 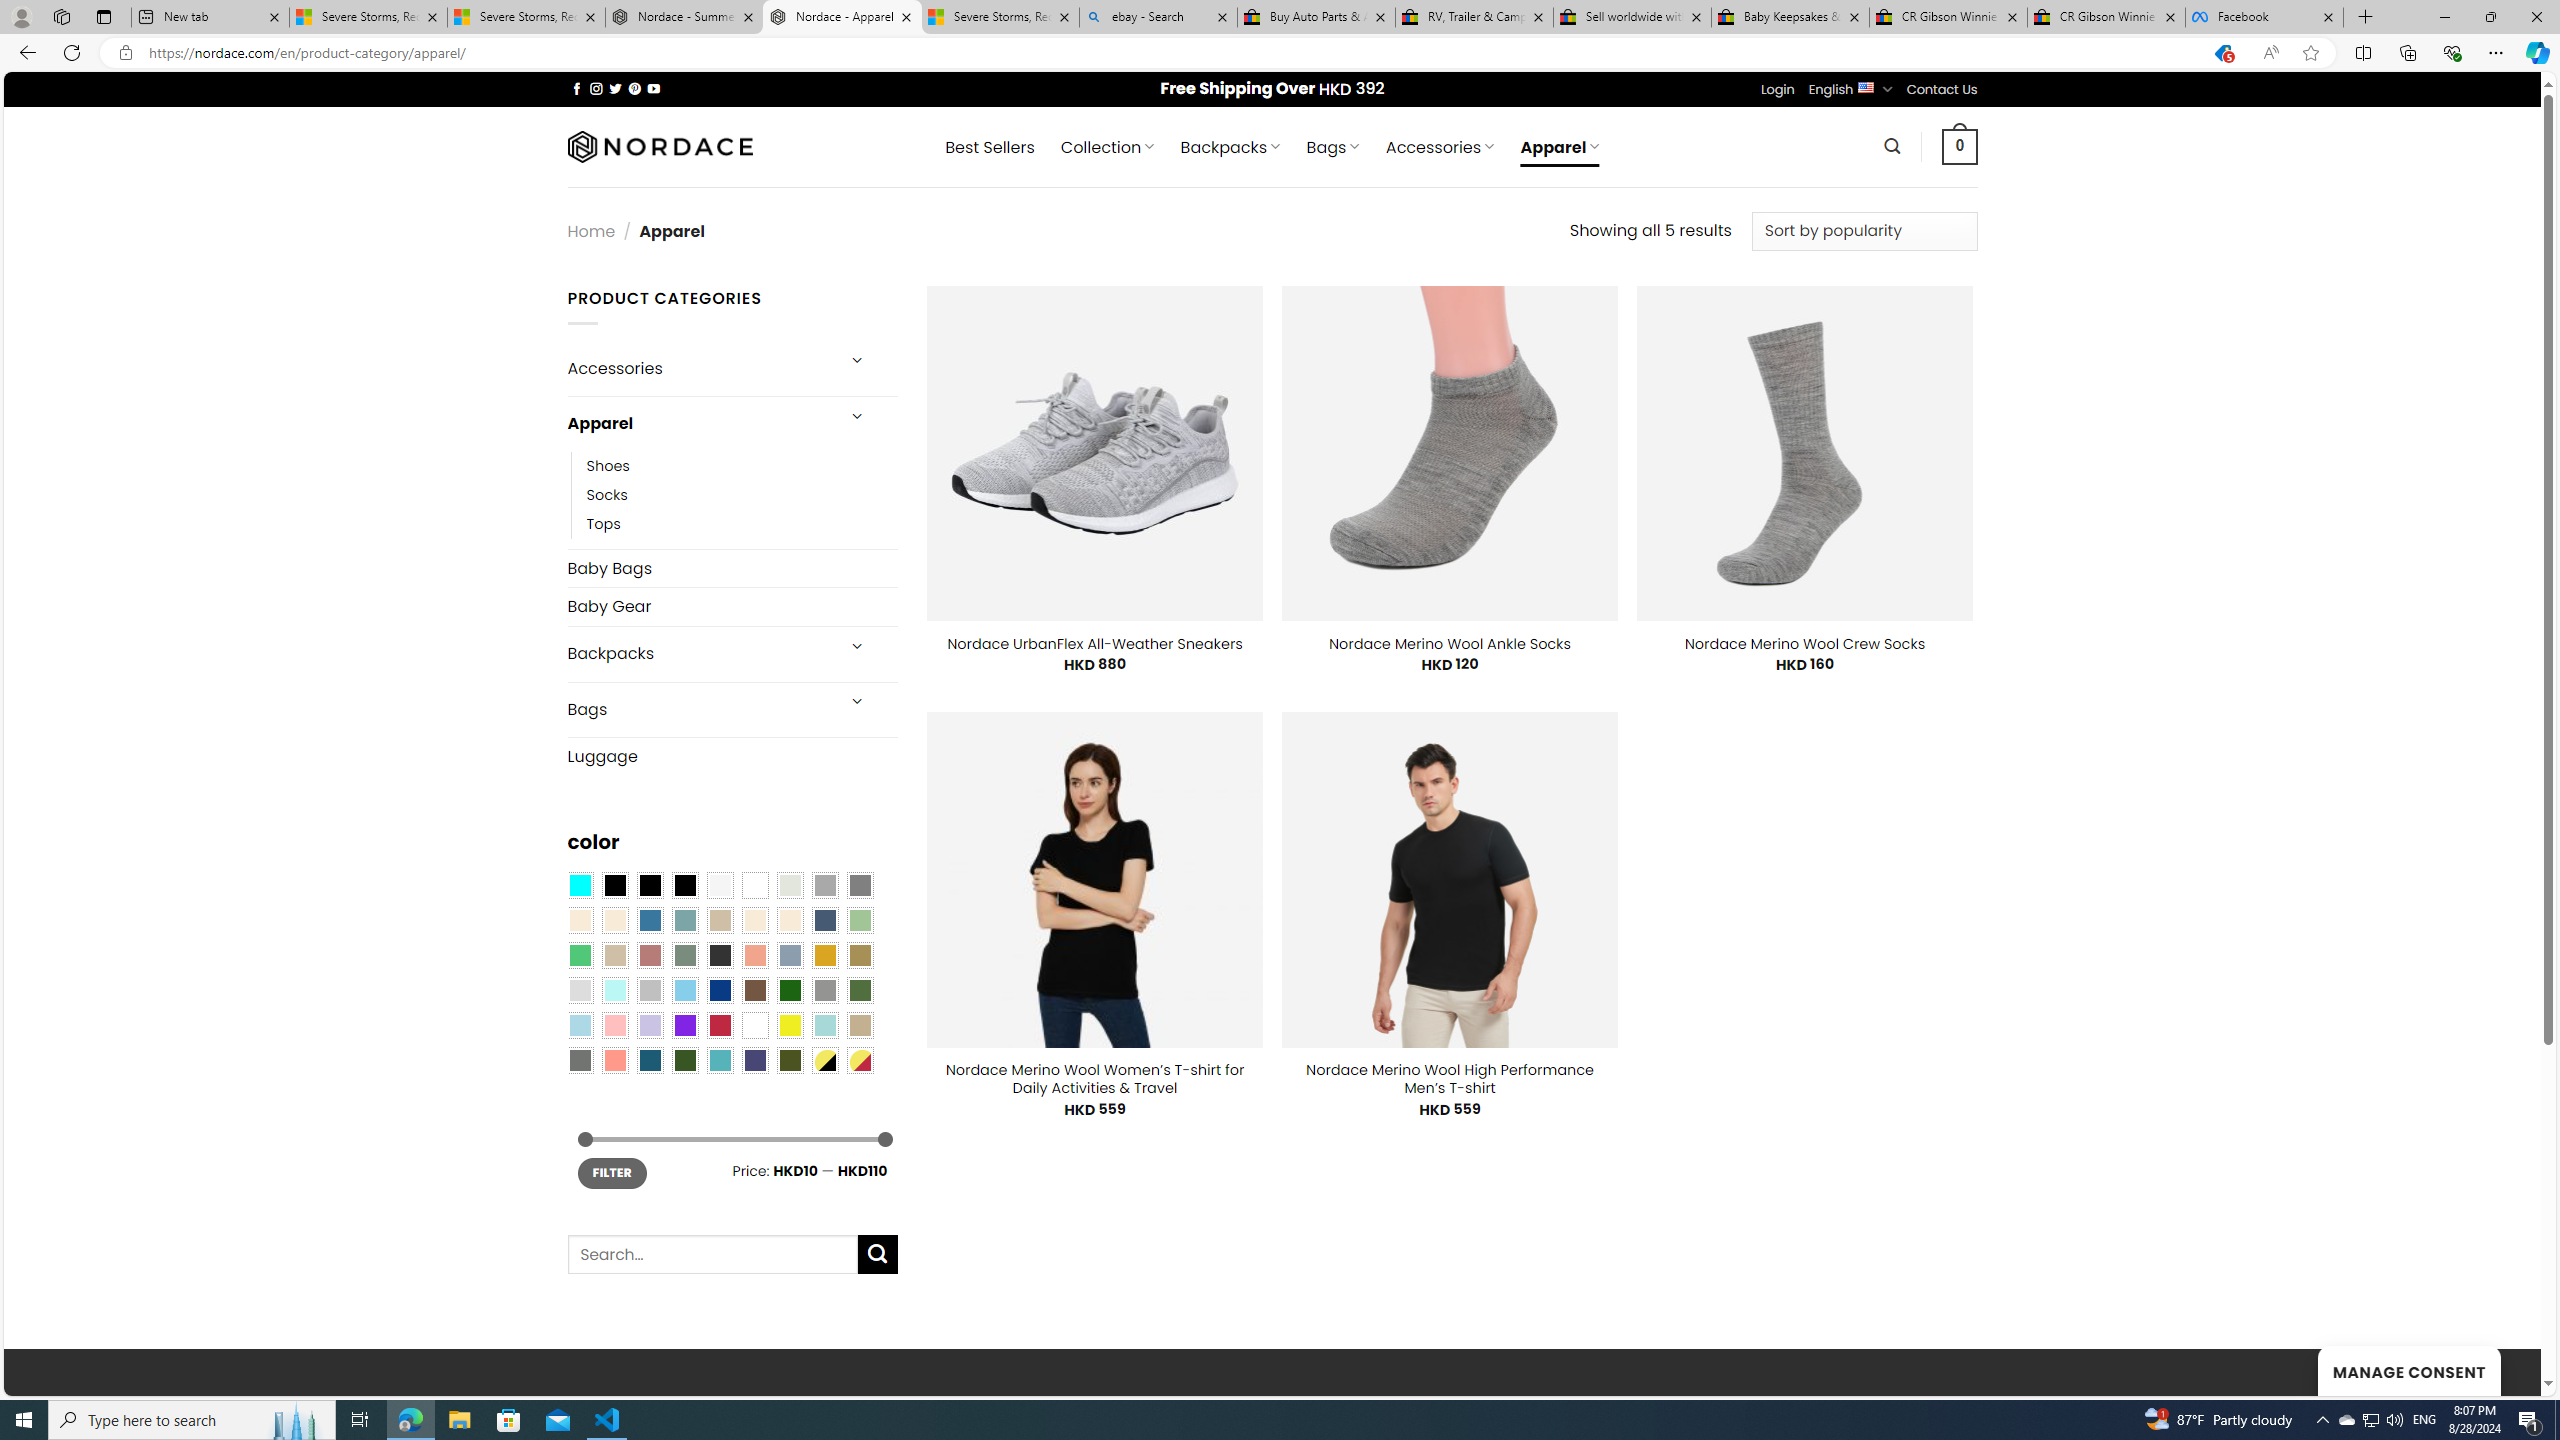 What do you see at coordinates (754, 989) in the screenshot?
I see `'Brown'` at bounding box center [754, 989].